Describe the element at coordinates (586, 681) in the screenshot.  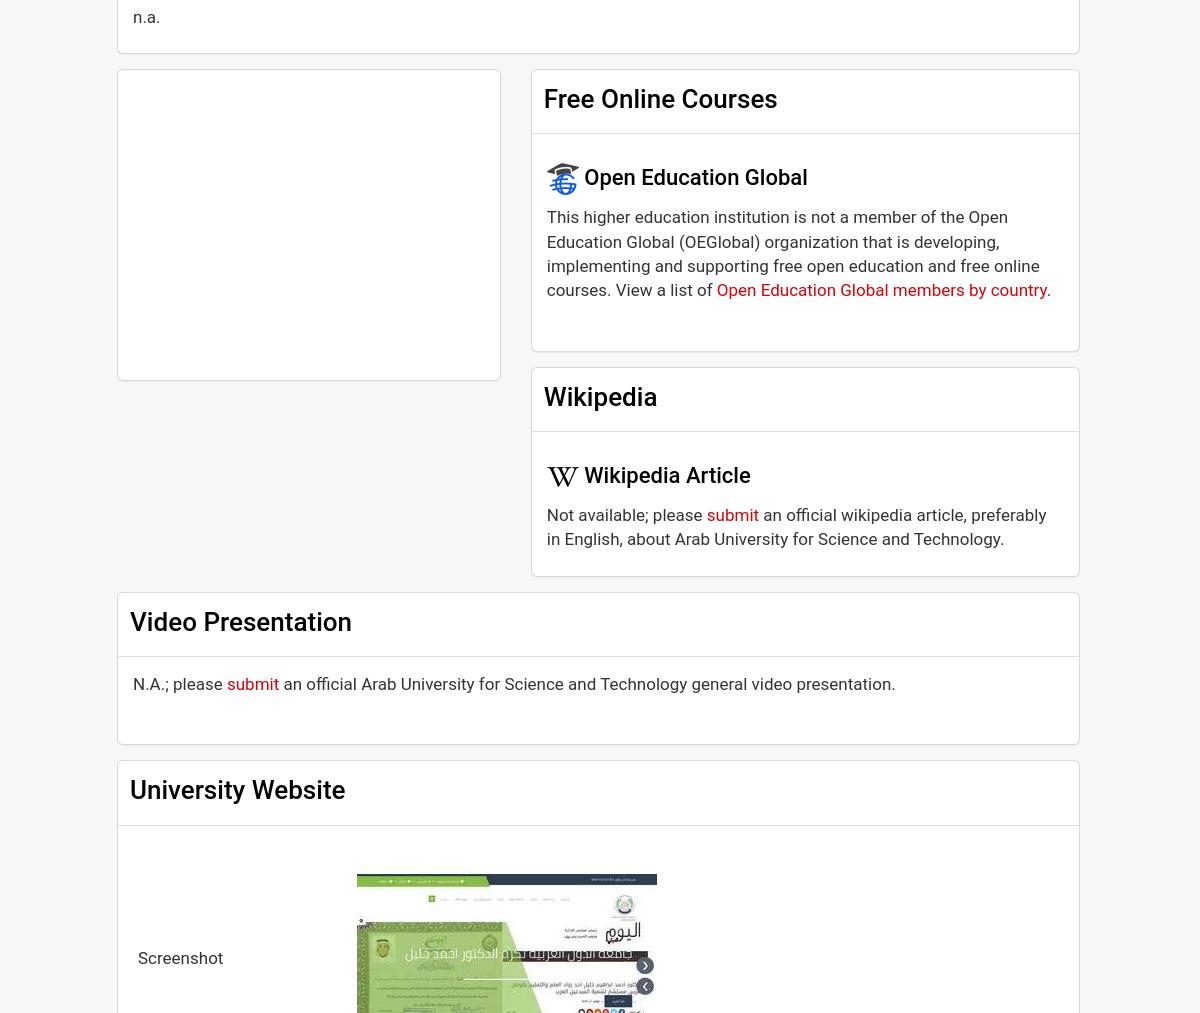
I see `'an official Arab University for Science and Technology general video presentation.'` at that location.